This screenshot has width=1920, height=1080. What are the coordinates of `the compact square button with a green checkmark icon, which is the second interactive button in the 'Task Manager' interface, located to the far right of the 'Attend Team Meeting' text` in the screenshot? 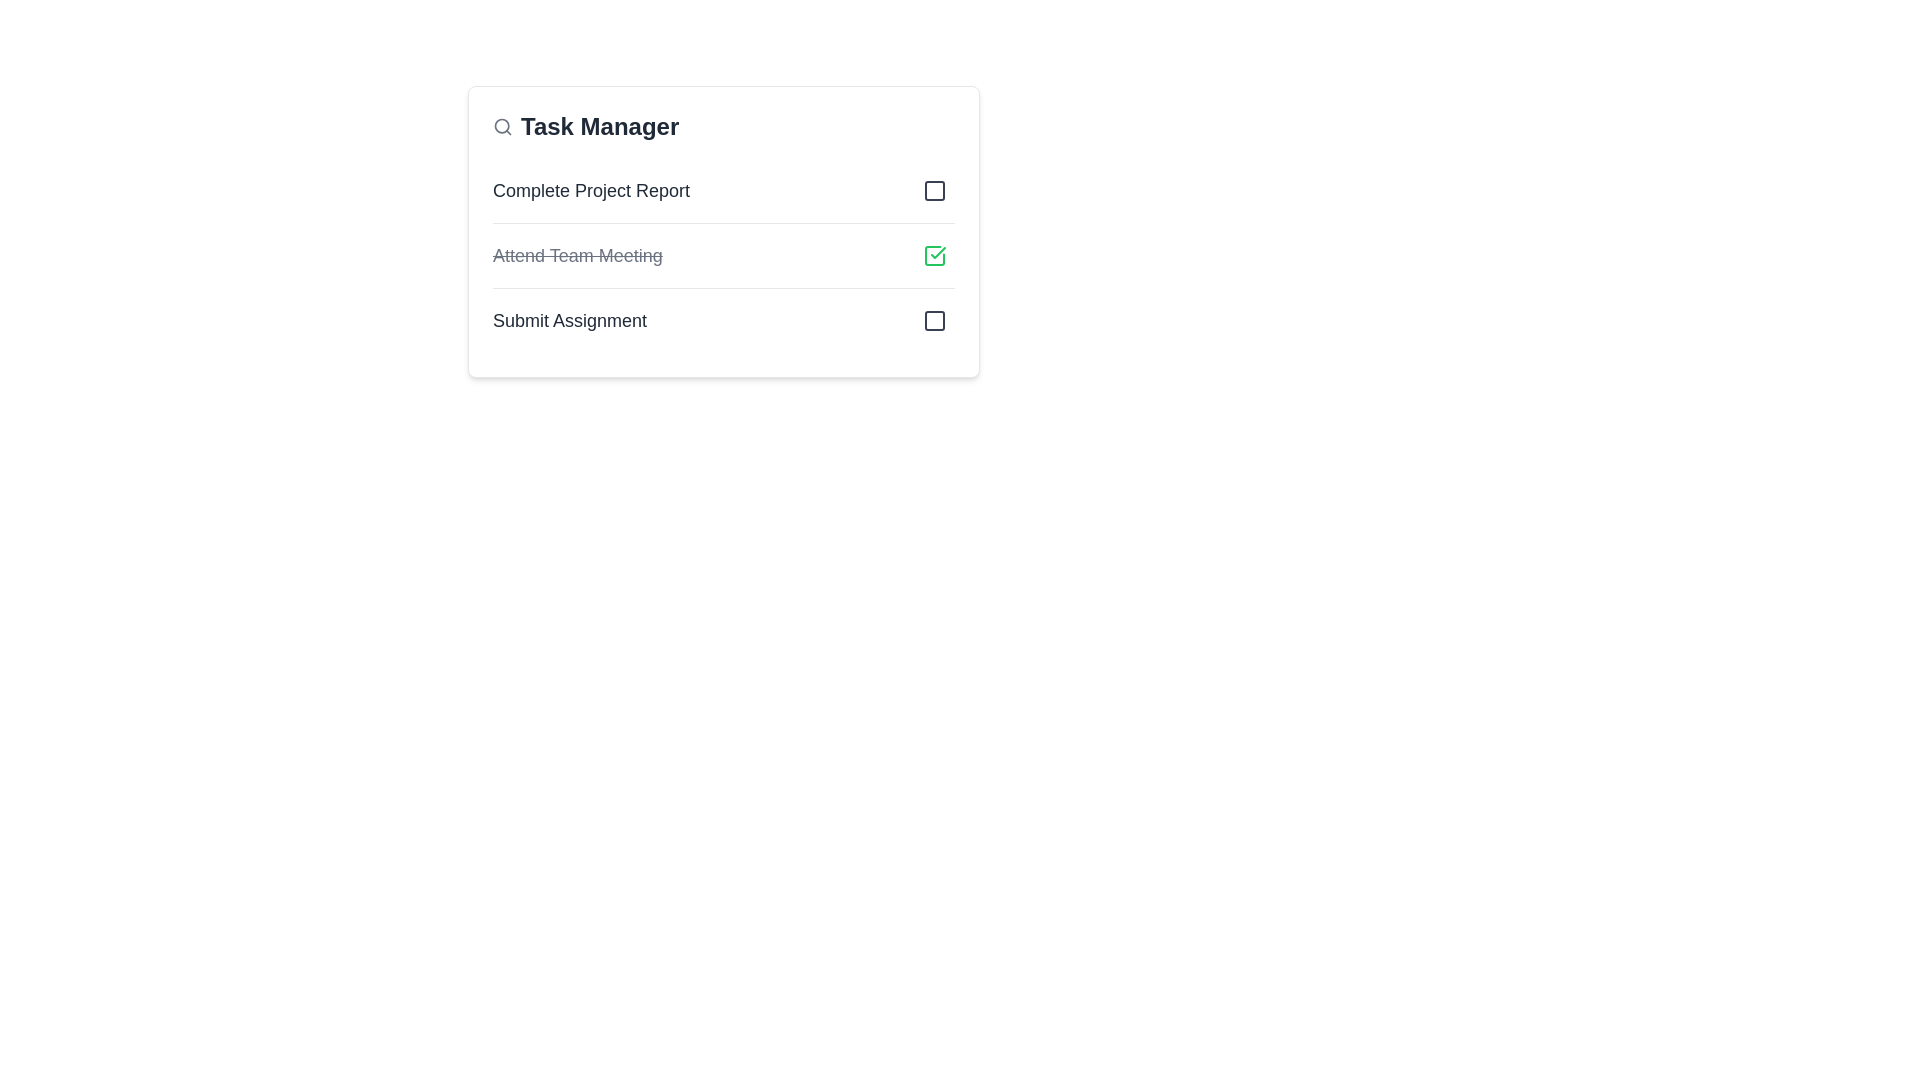 It's located at (934, 254).